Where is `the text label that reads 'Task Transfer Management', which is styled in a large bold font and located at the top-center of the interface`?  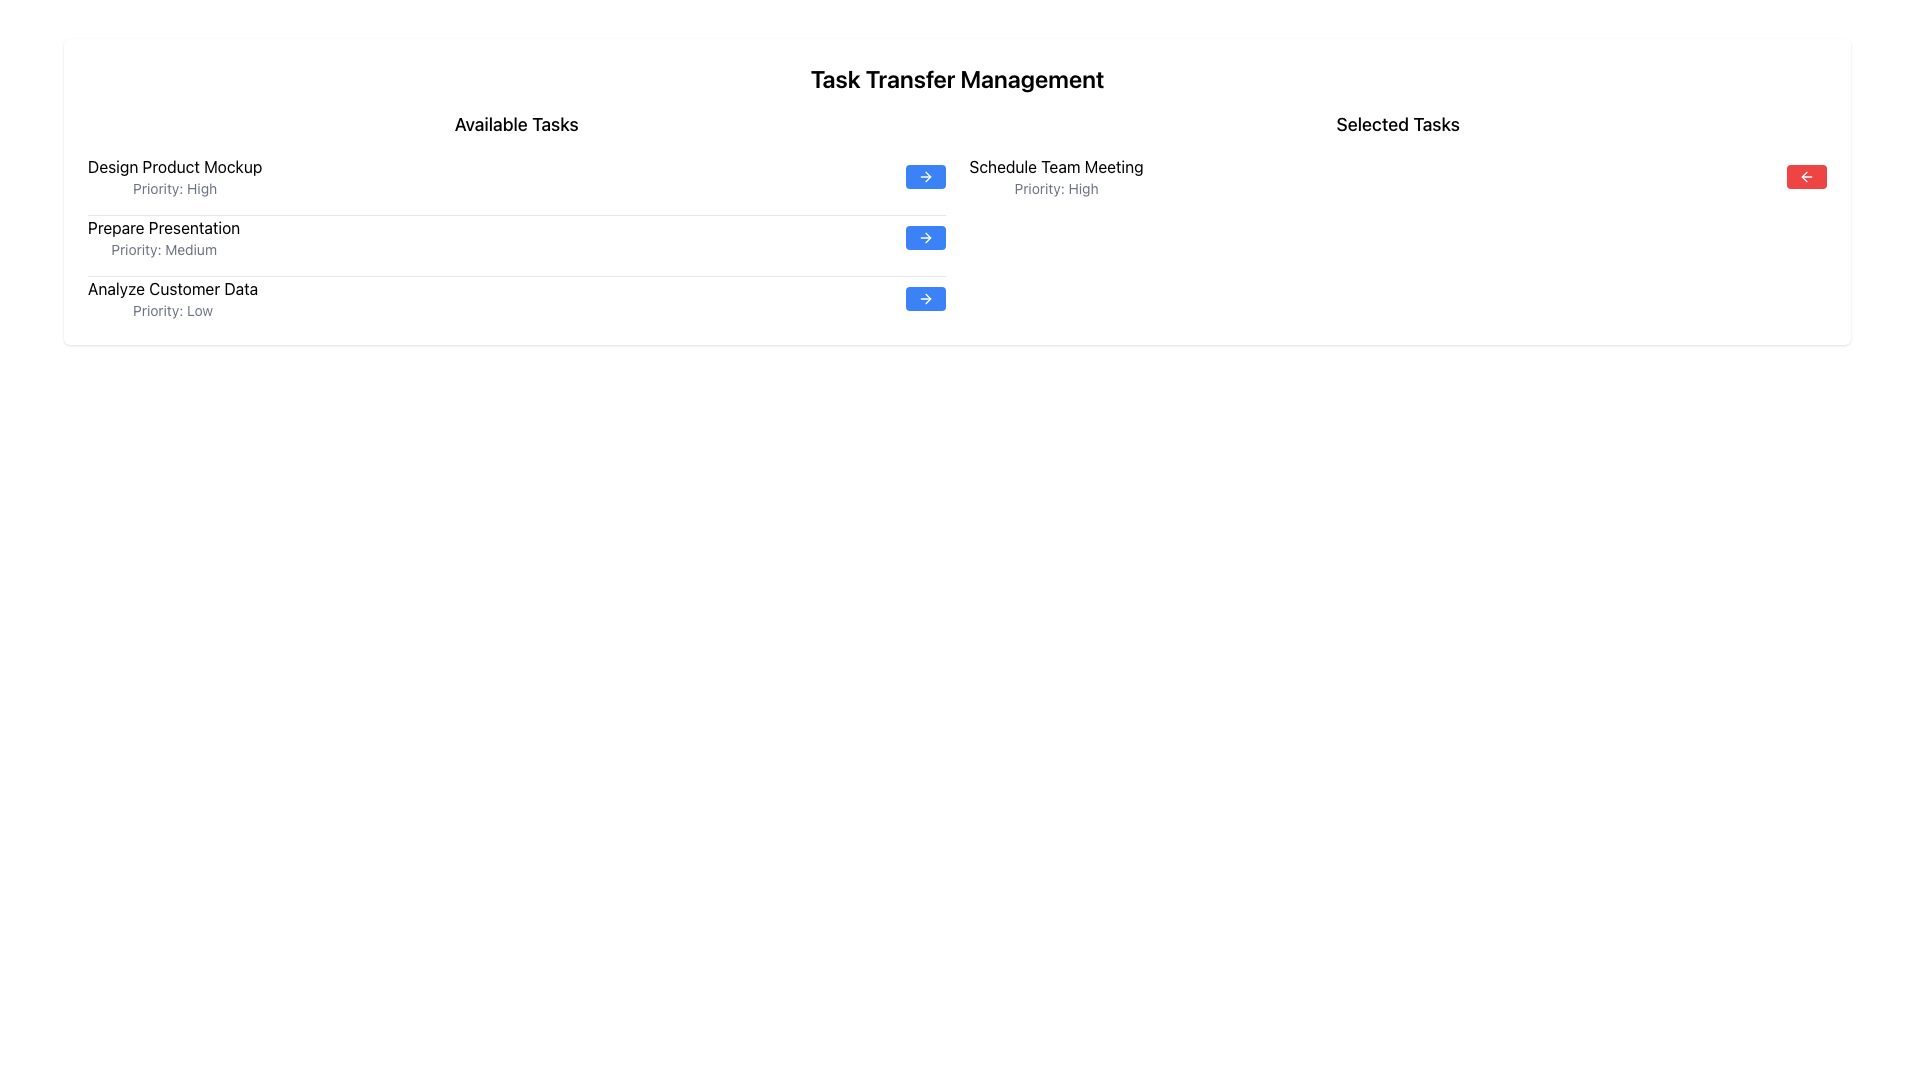
the text label that reads 'Task Transfer Management', which is styled in a large bold font and located at the top-center of the interface is located at coordinates (956, 77).